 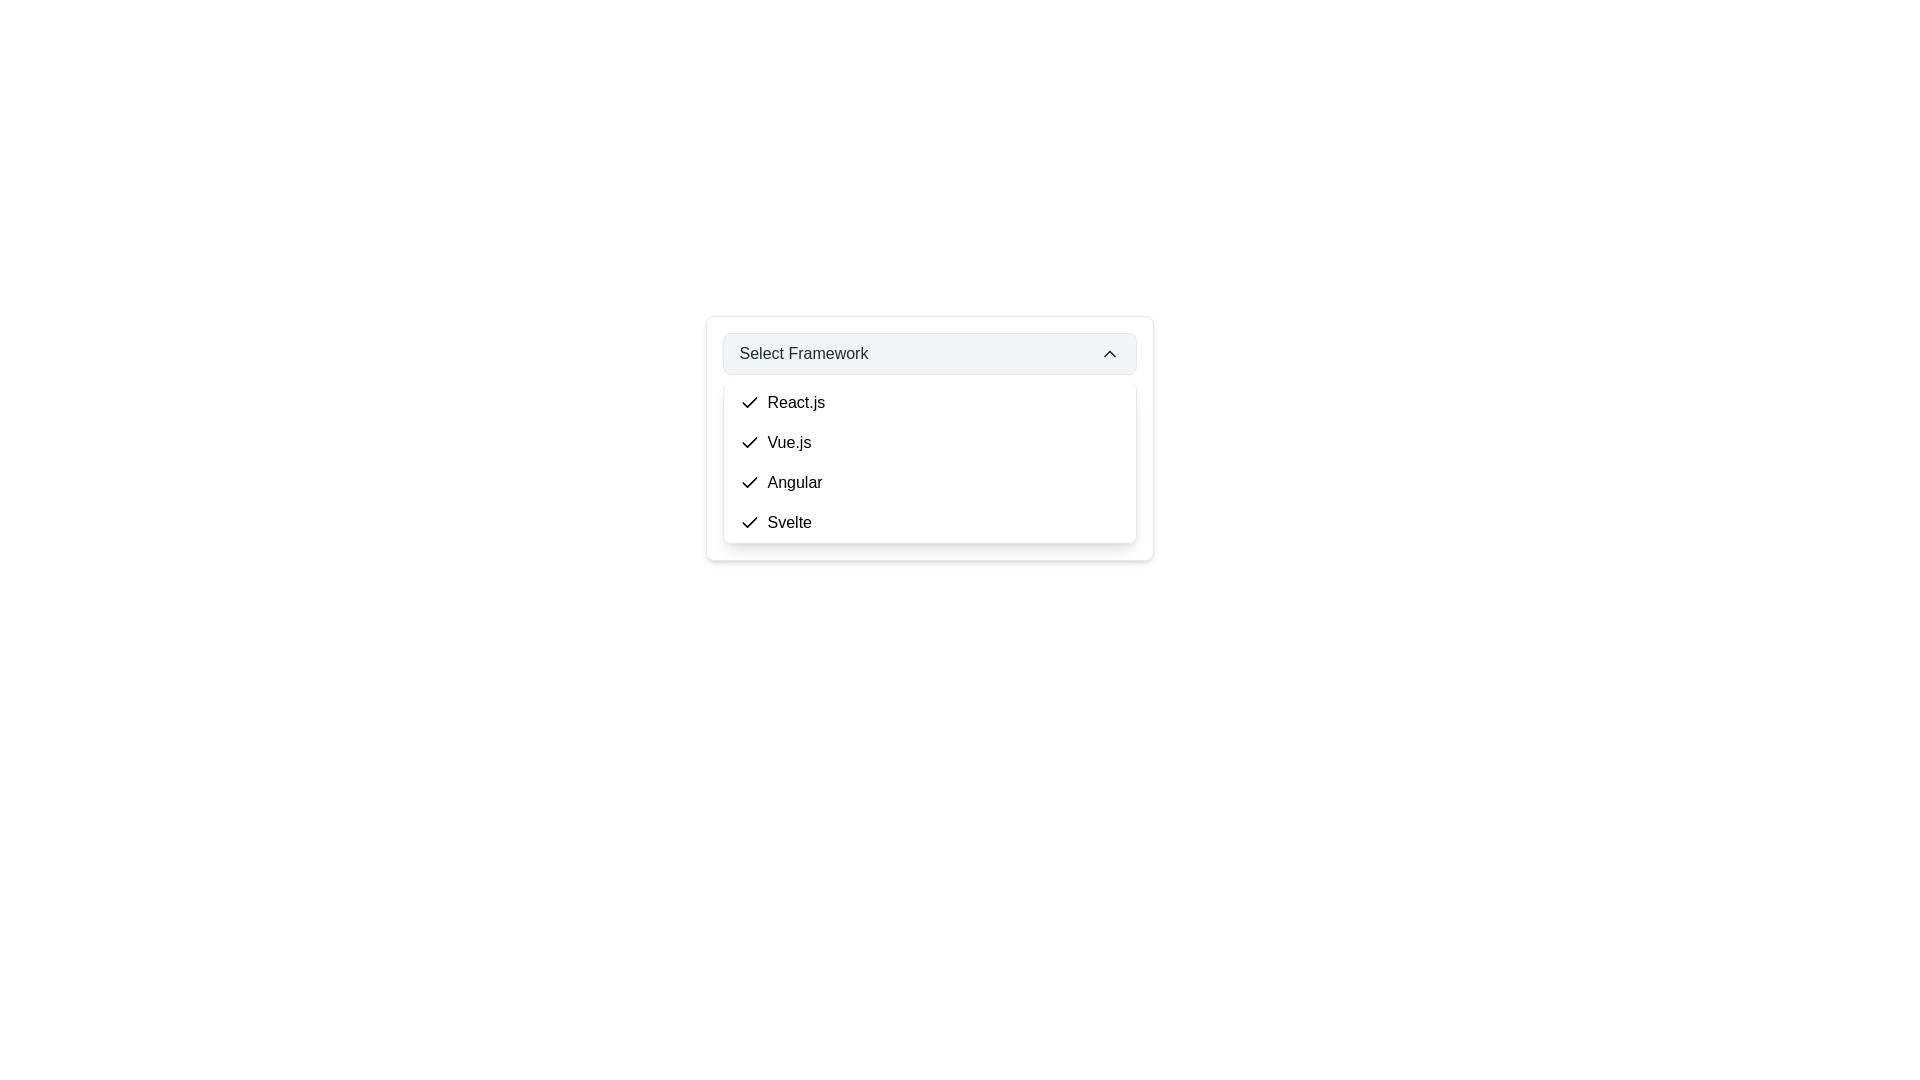 What do you see at coordinates (774, 522) in the screenshot?
I see `the text 'Svelte' in the dropdown menu titled 'Select Framework' to modify selection` at bounding box center [774, 522].